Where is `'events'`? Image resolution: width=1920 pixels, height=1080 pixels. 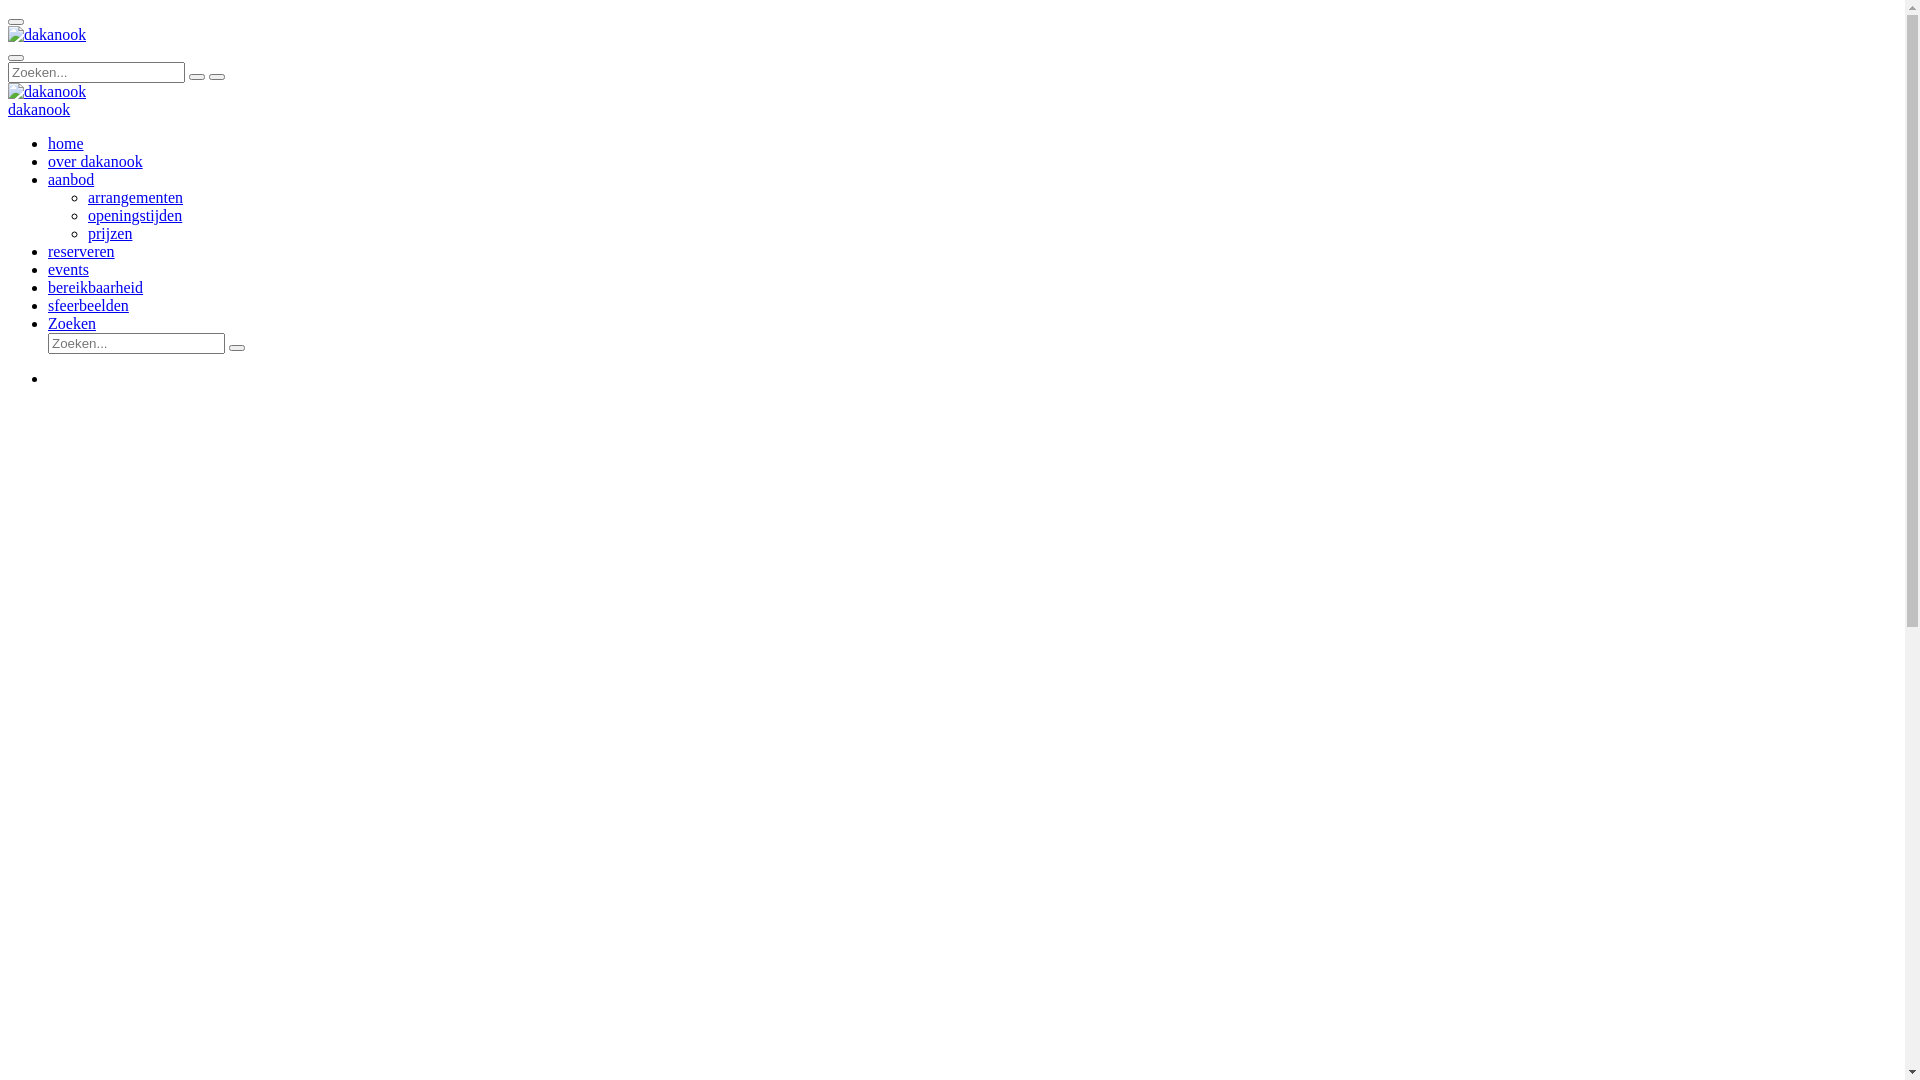
'events' is located at coordinates (48, 268).